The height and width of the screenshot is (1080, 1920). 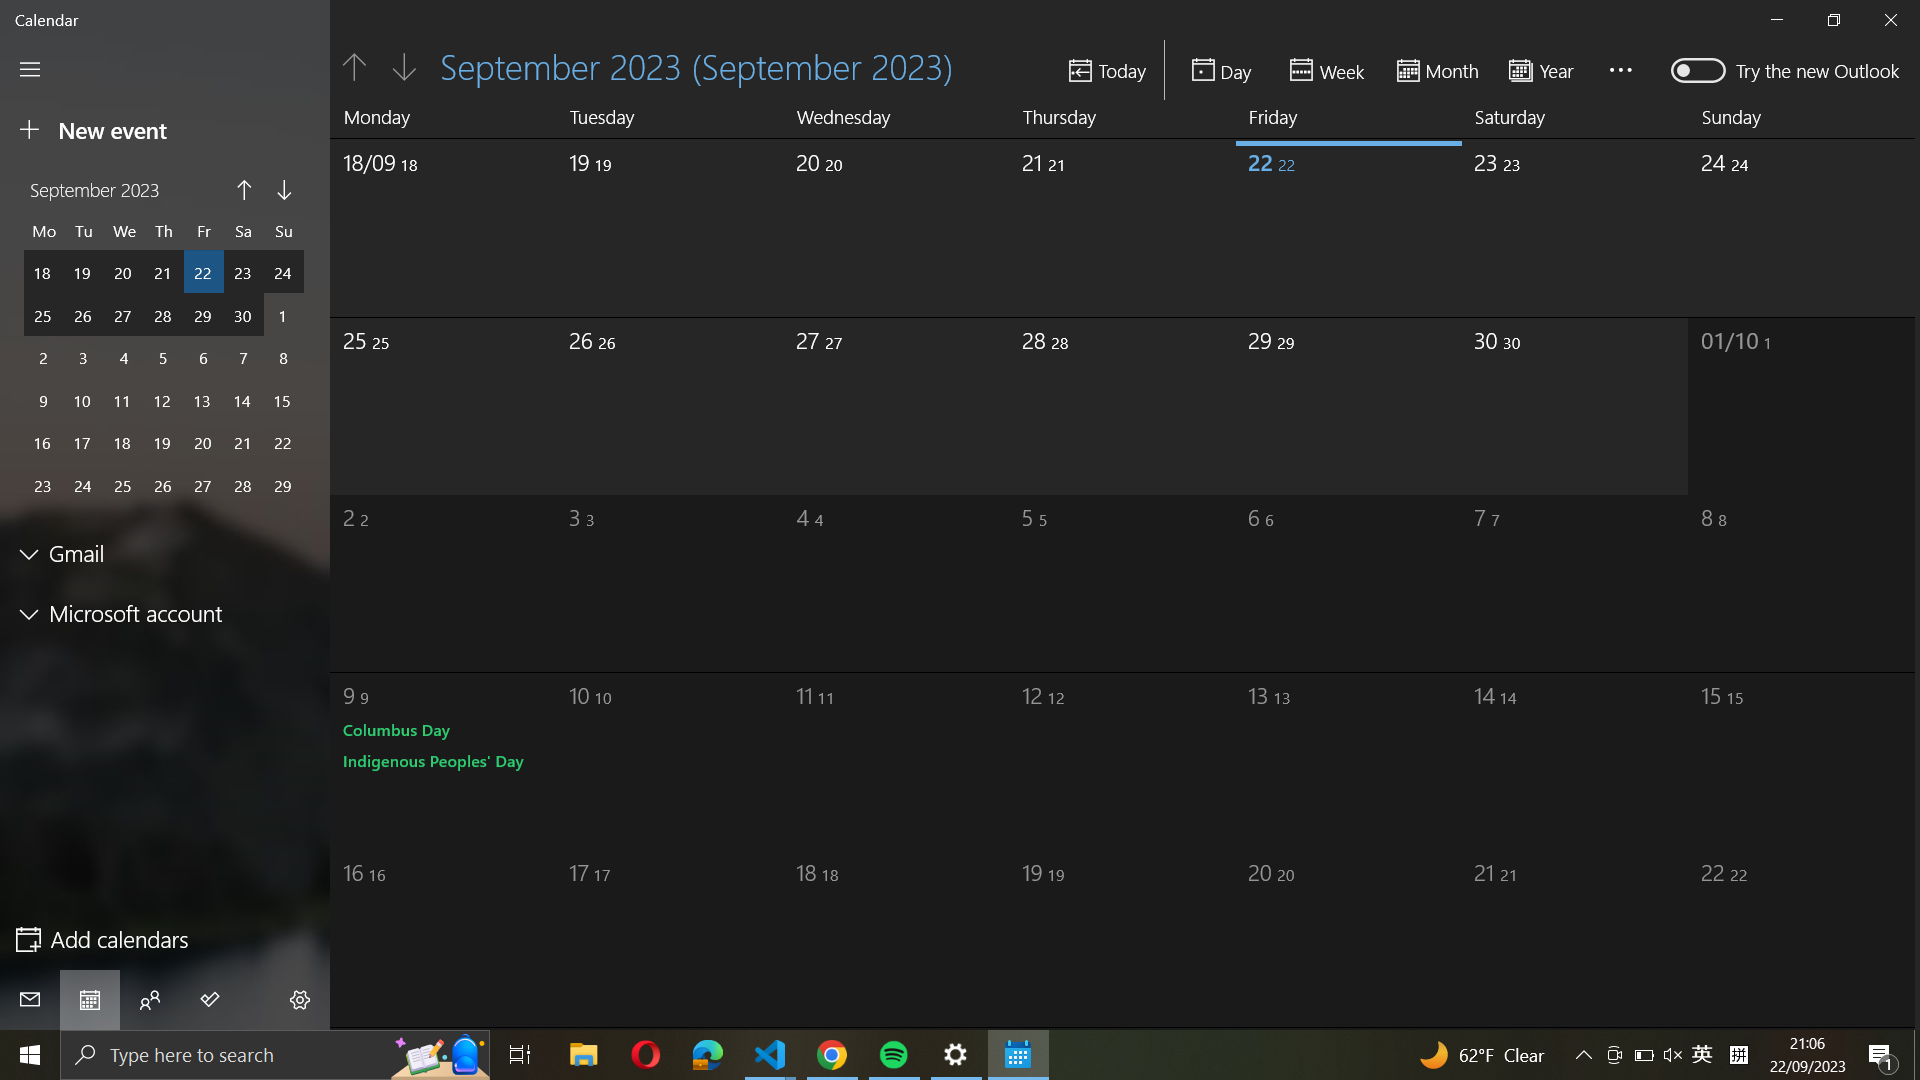 What do you see at coordinates (149, 999) in the screenshot?
I see `Use the calendar to establish a connection with others` at bounding box center [149, 999].